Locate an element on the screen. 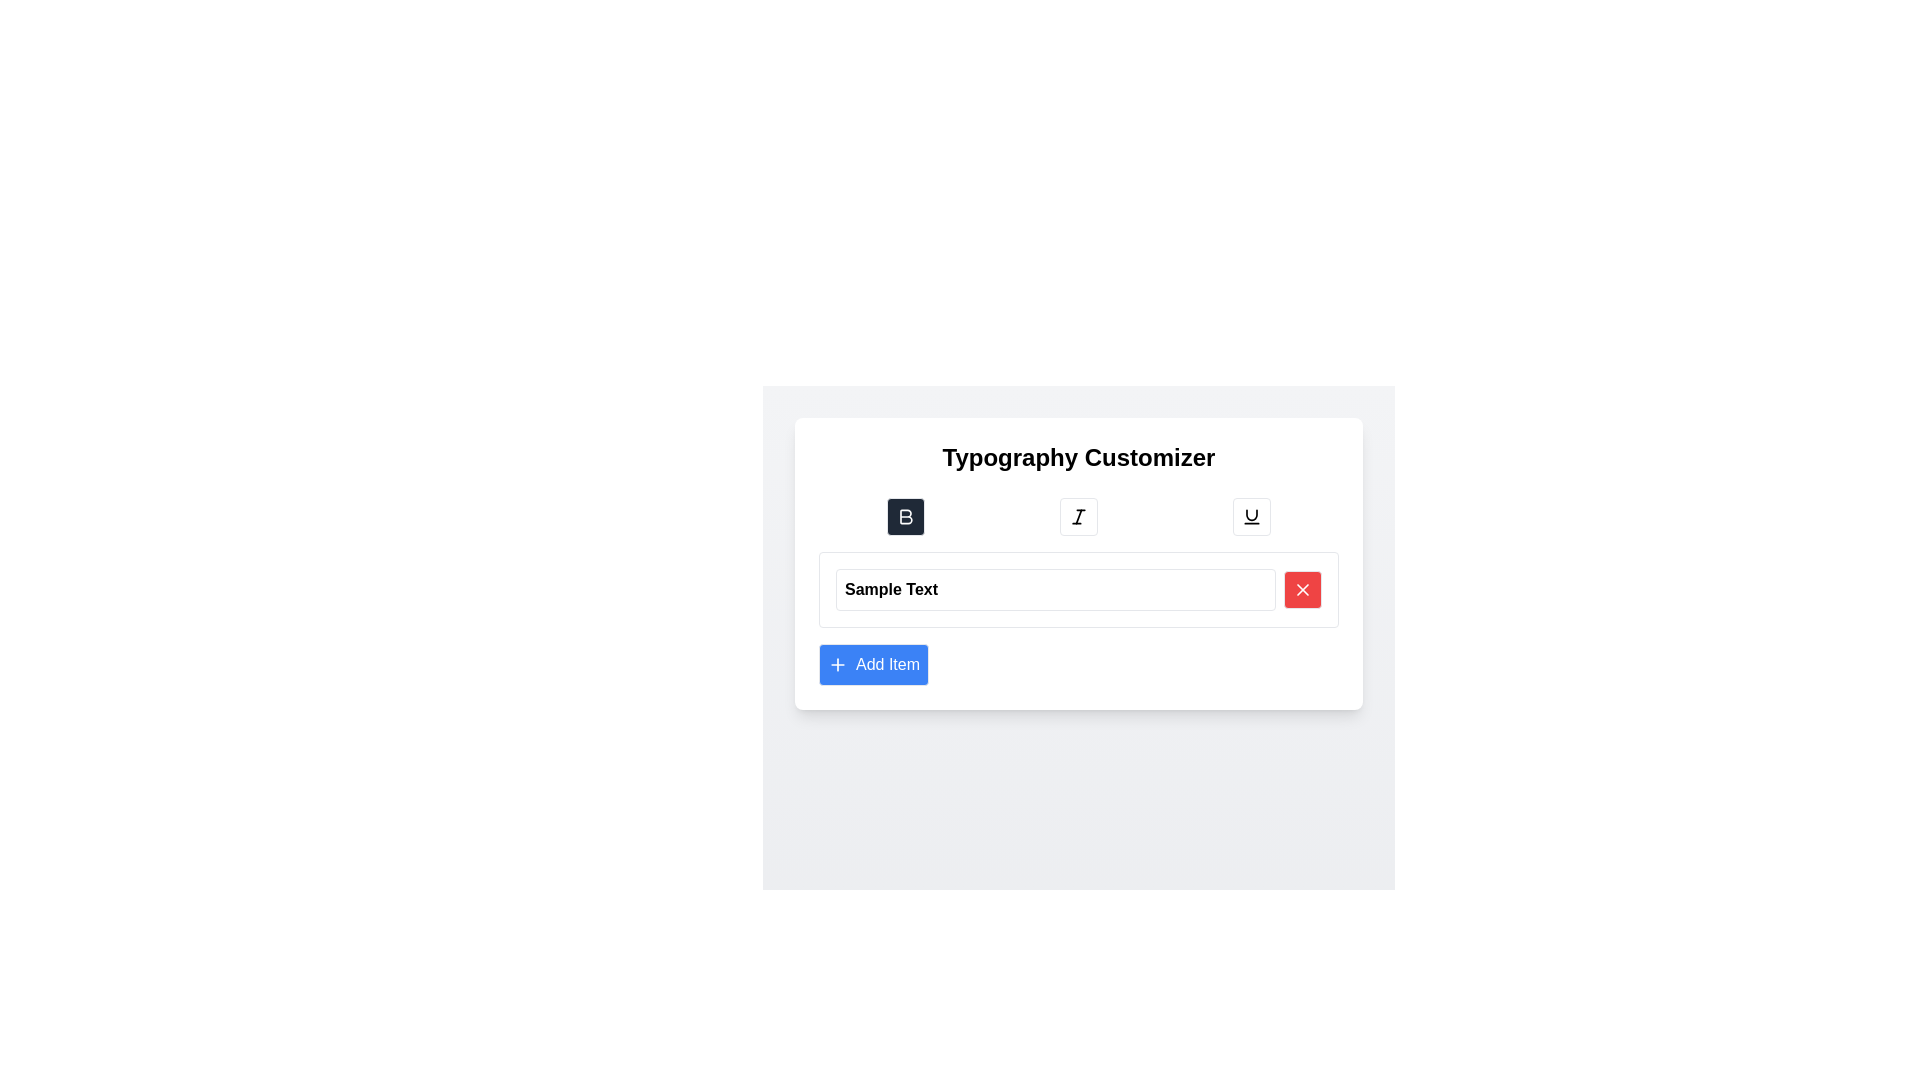  the Icon component with a curved decorative line, which represents the underline formatting option in the Typography Customizer panel is located at coordinates (1251, 514).